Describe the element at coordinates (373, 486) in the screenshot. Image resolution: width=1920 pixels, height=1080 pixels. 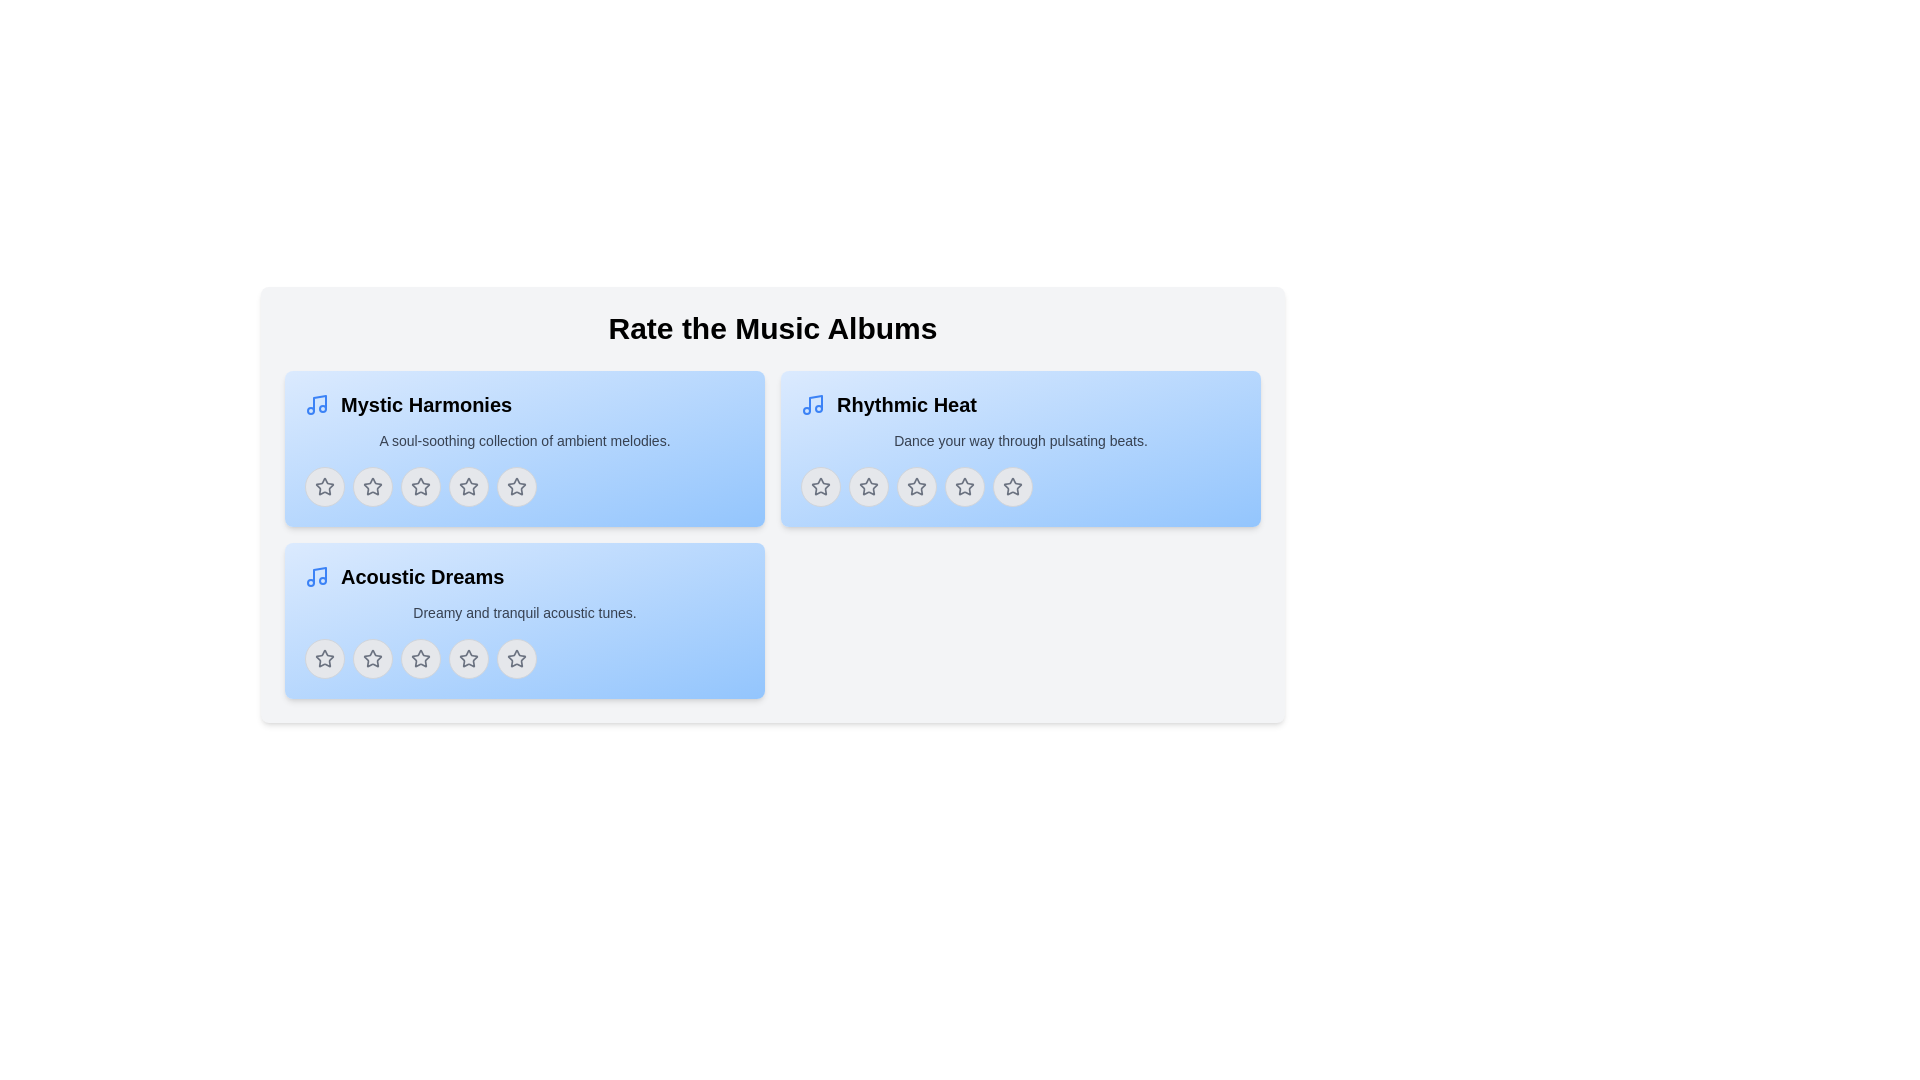
I see `the second rating star icon for keyboard navigation` at that location.